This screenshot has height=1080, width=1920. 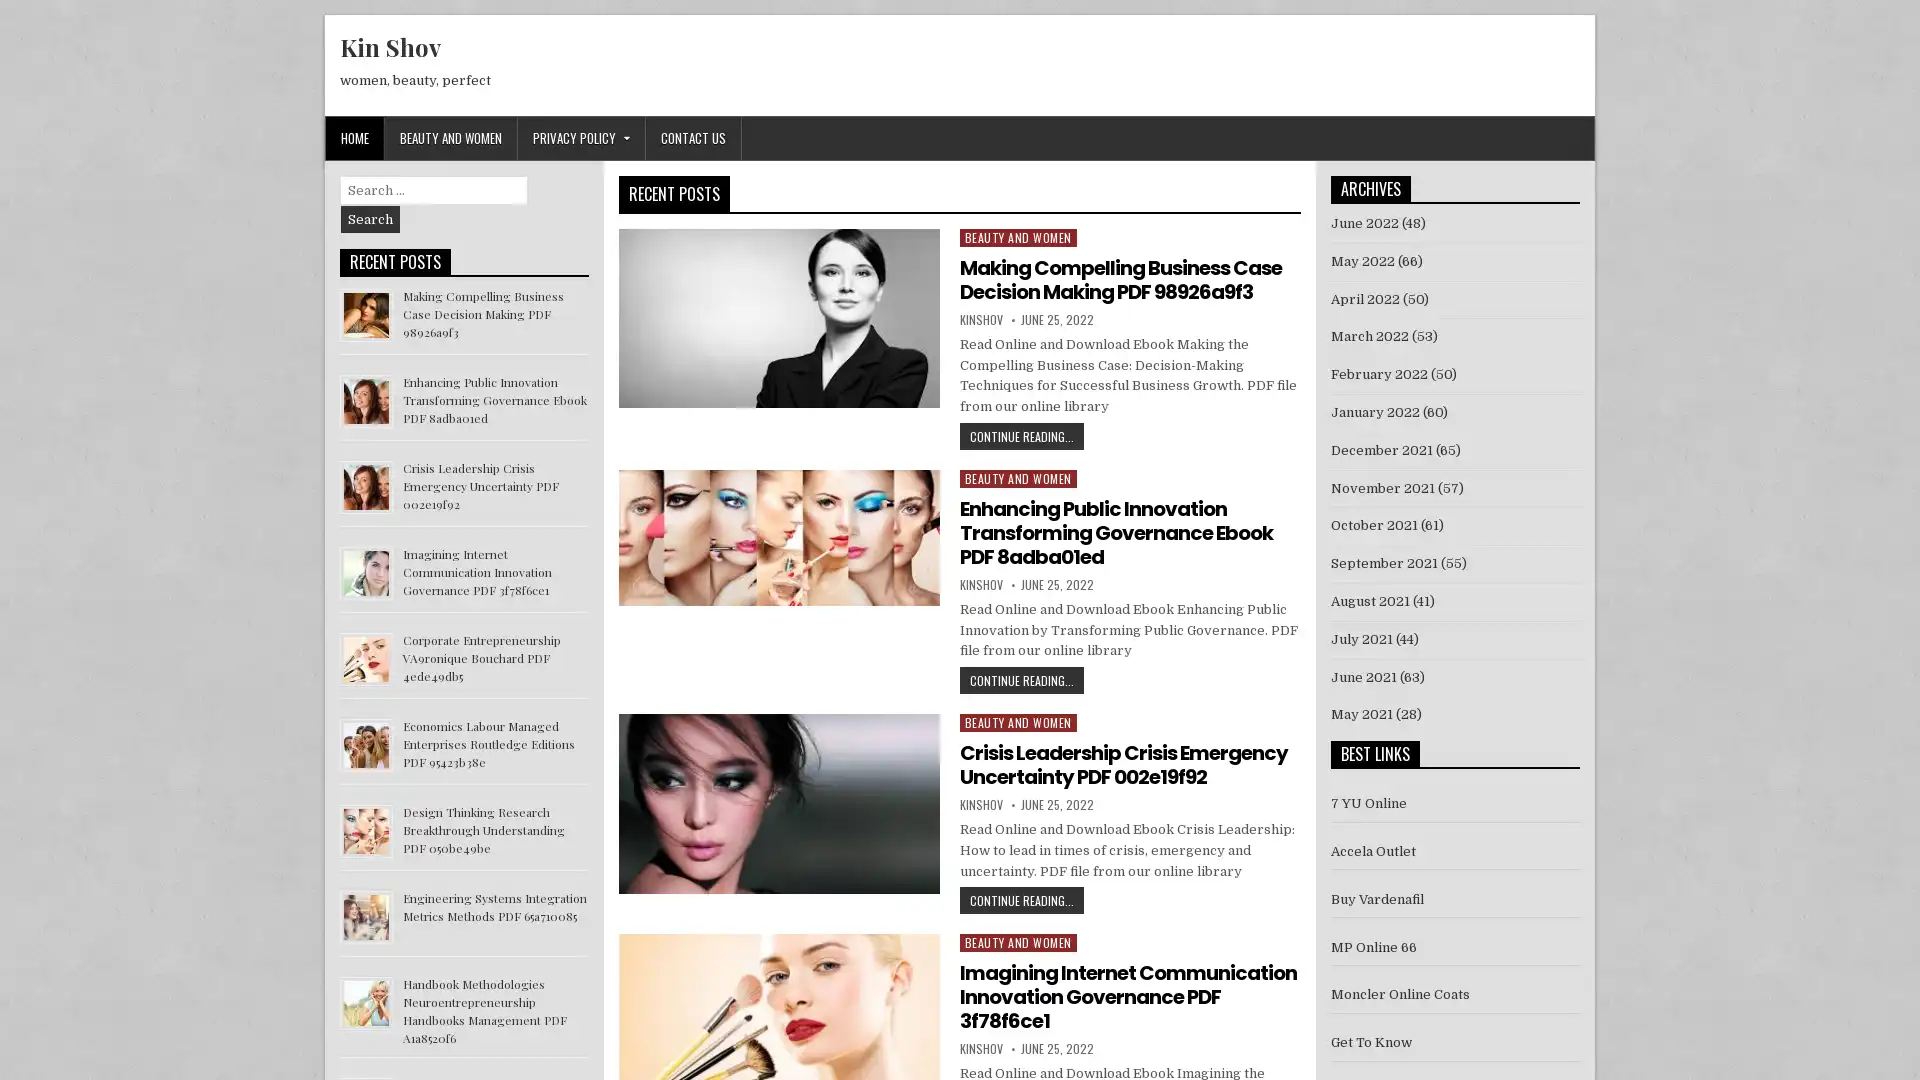 What do you see at coordinates (370, 219) in the screenshot?
I see `Search` at bounding box center [370, 219].